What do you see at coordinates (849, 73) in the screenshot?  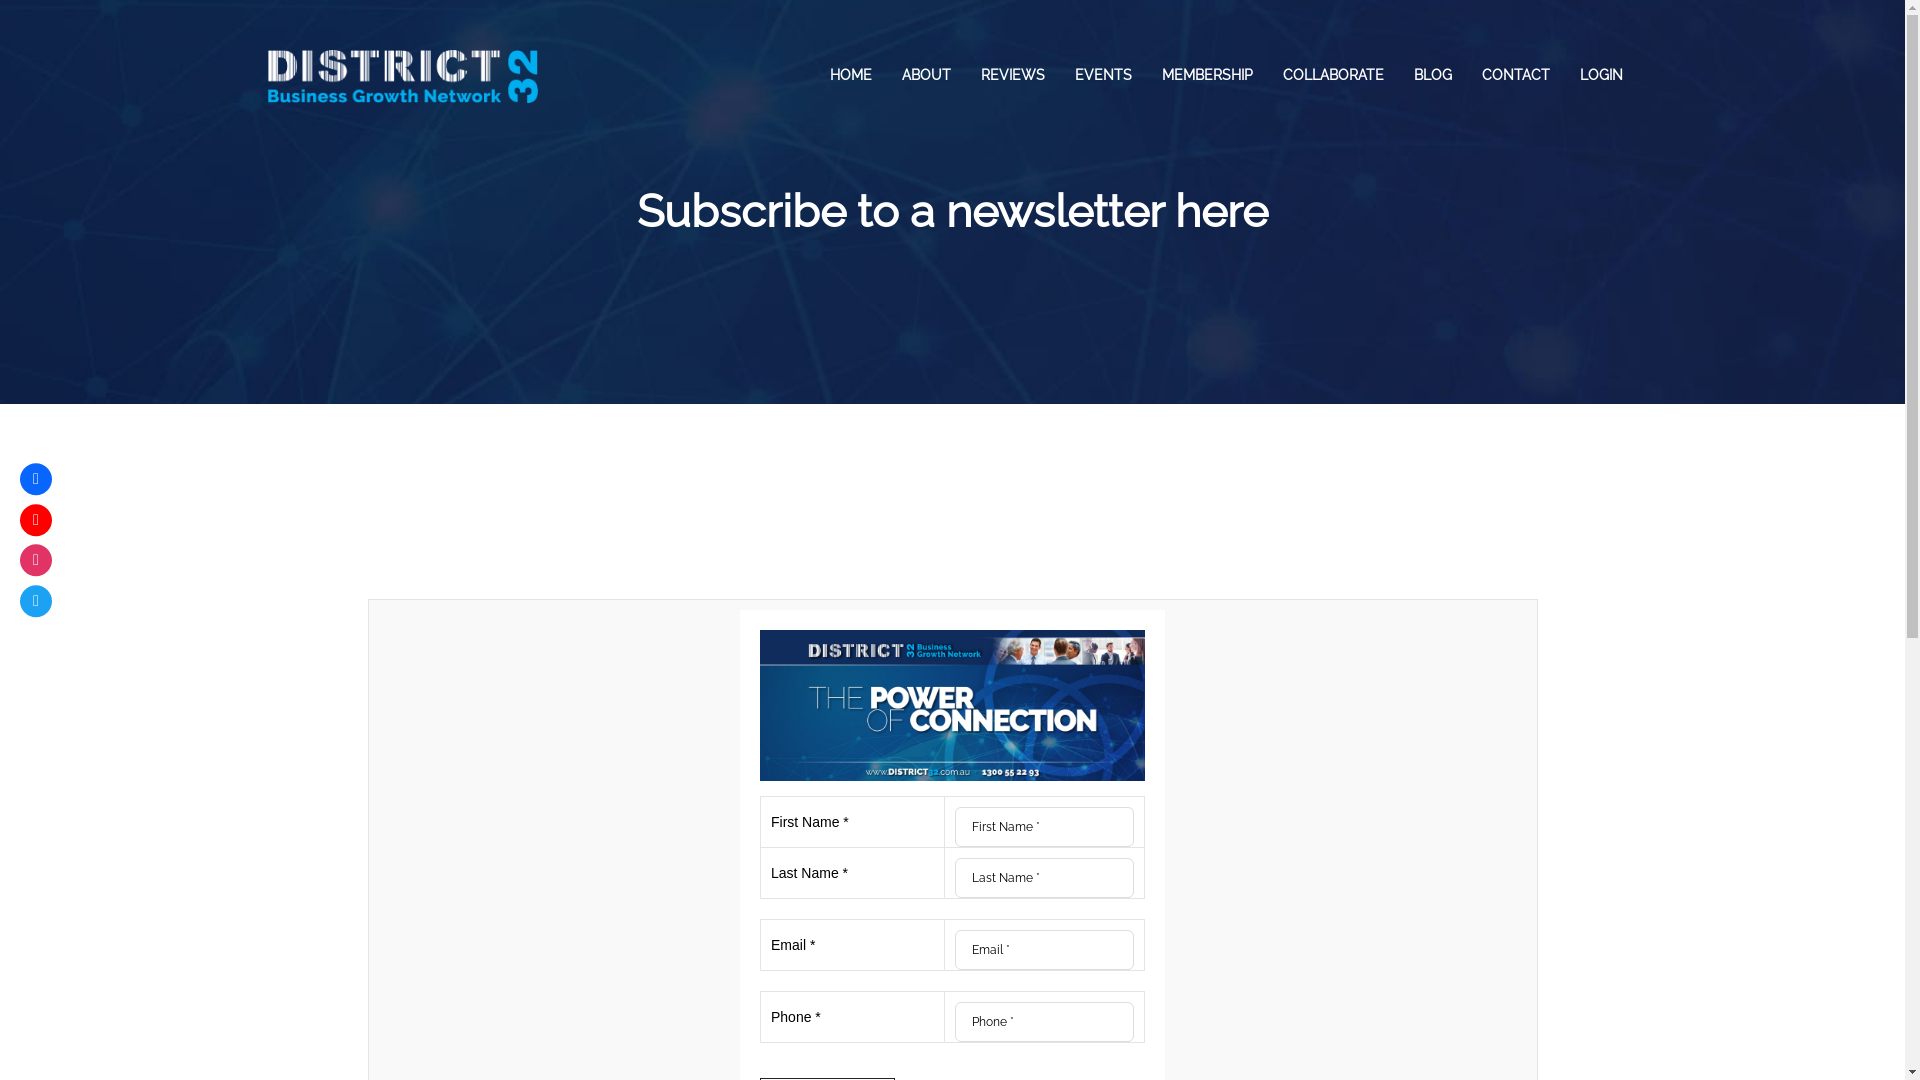 I see `'HOME'` at bounding box center [849, 73].